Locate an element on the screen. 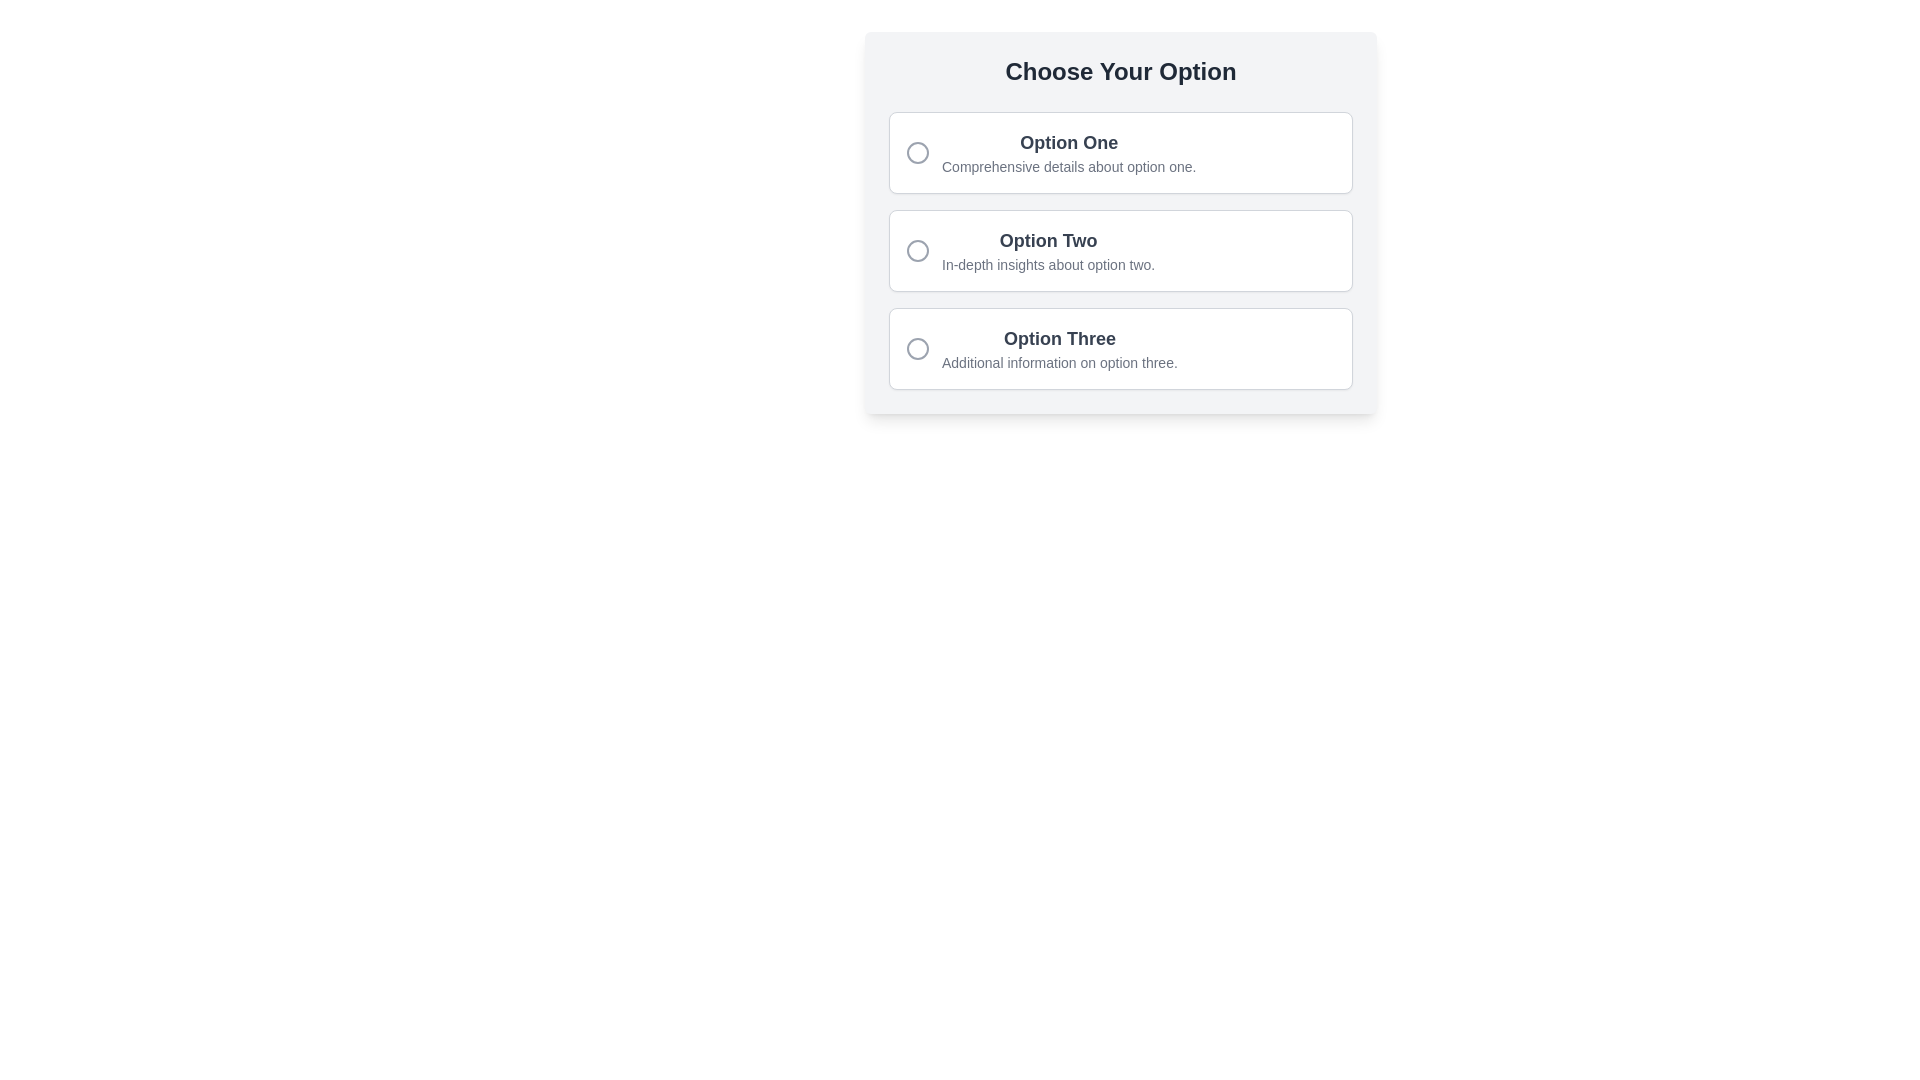  the graphic element within the outlined circular icon located to the left of the 'Option Three' text in the vertical selection menu is located at coordinates (916, 347).